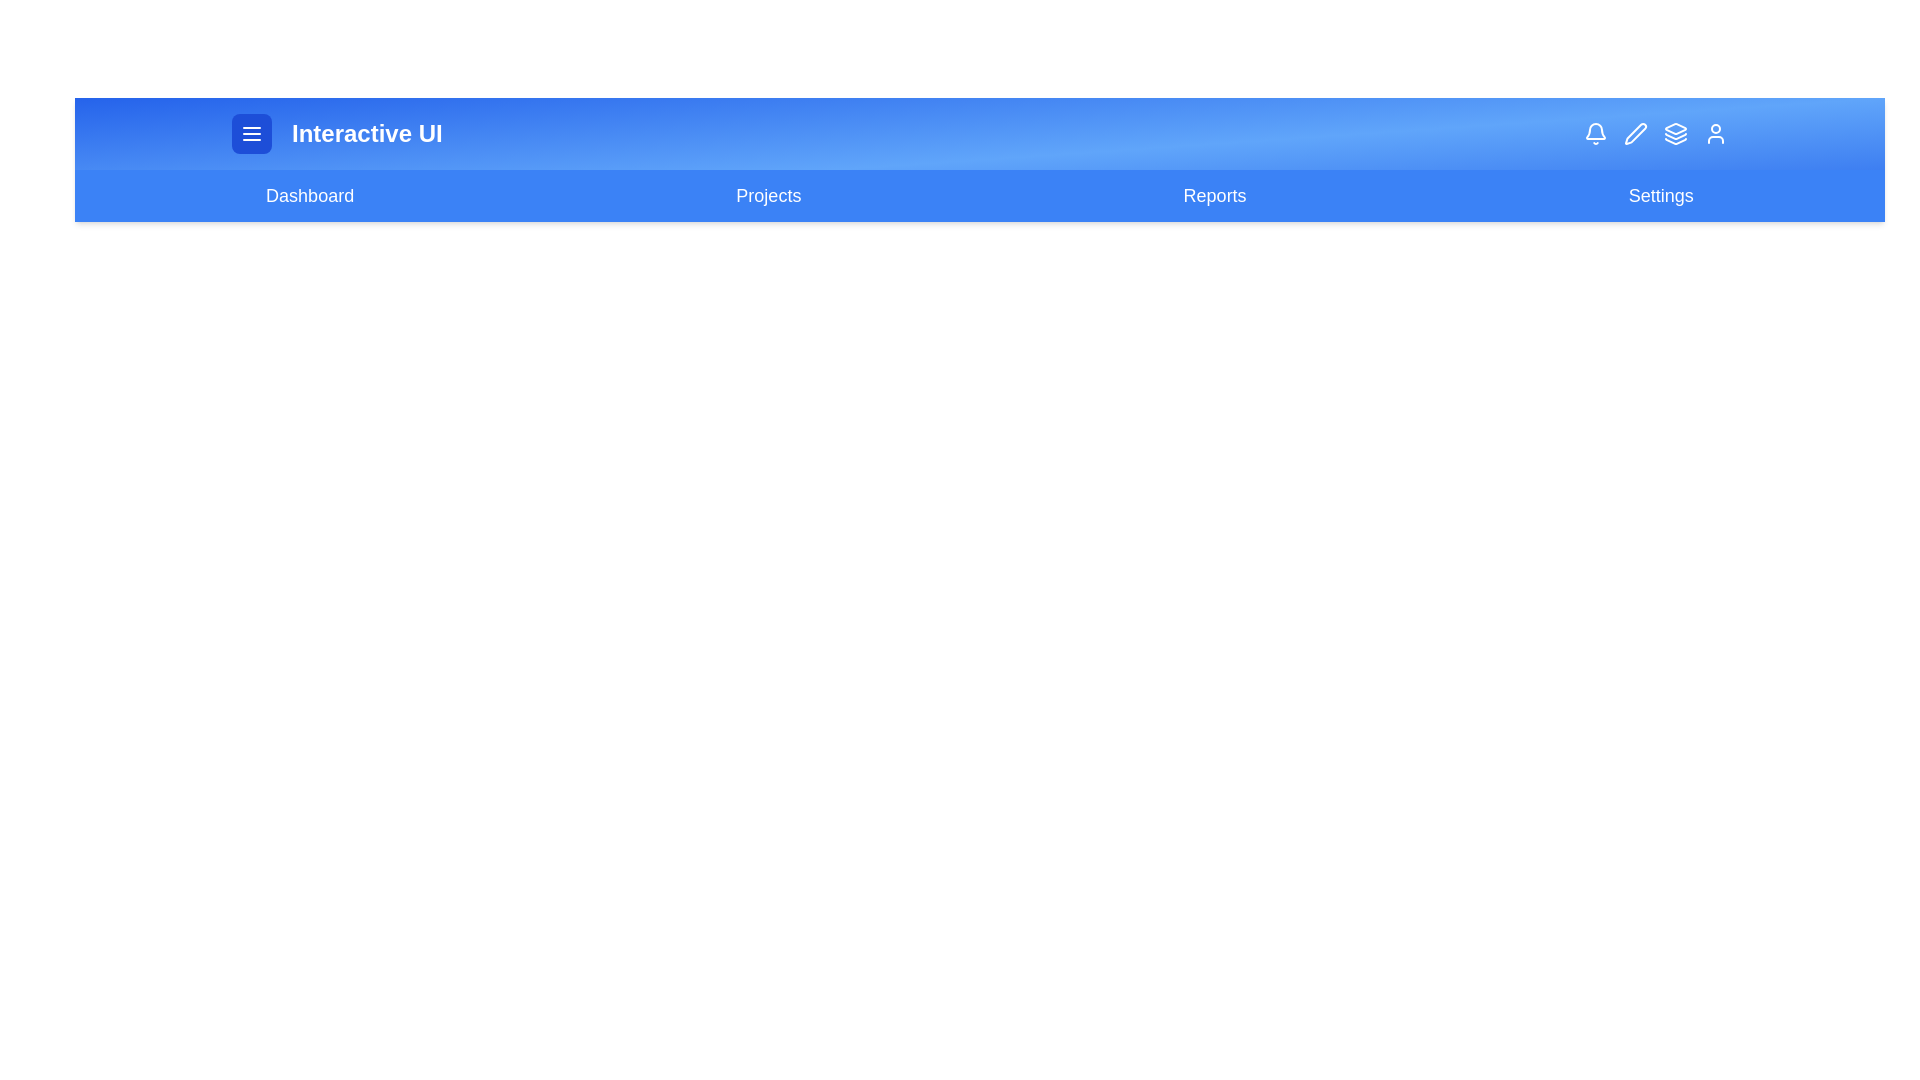 This screenshot has width=1920, height=1080. What do you see at coordinates (251, 134) in the screenshot?
I see `the menu button to toggle the visibility of the menu` at bounding box center [251, 134].